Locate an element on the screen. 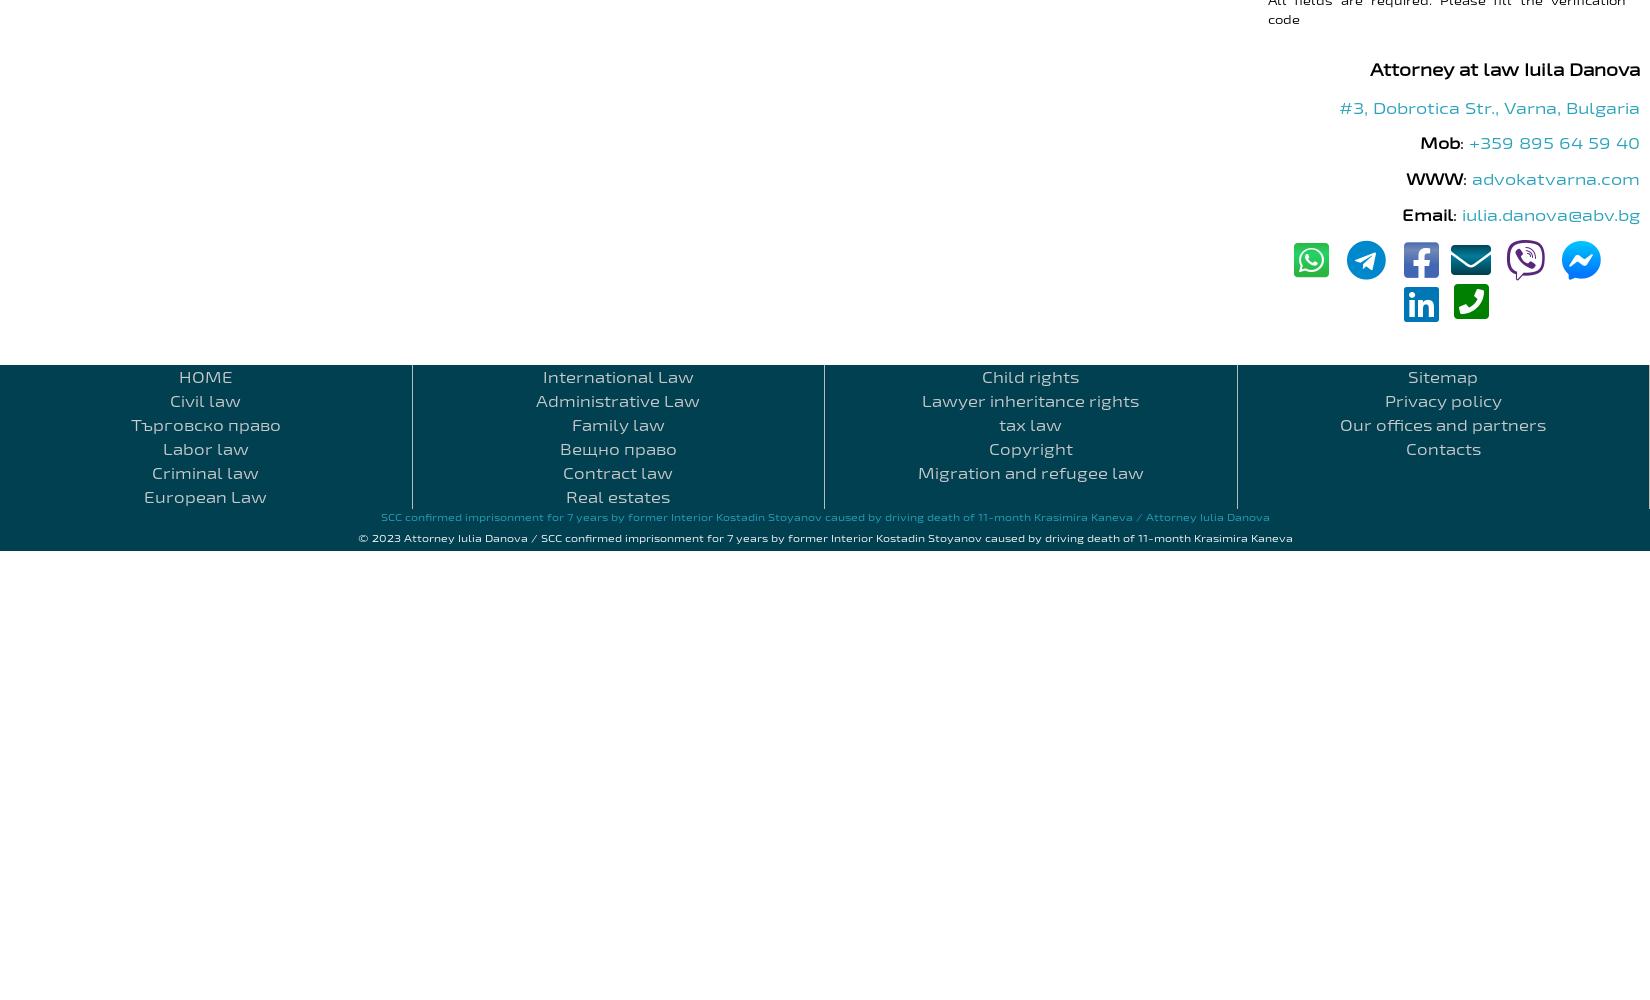 The image size is (1650, 1000). 'Copyright' is located at coordinates (1029, 448).